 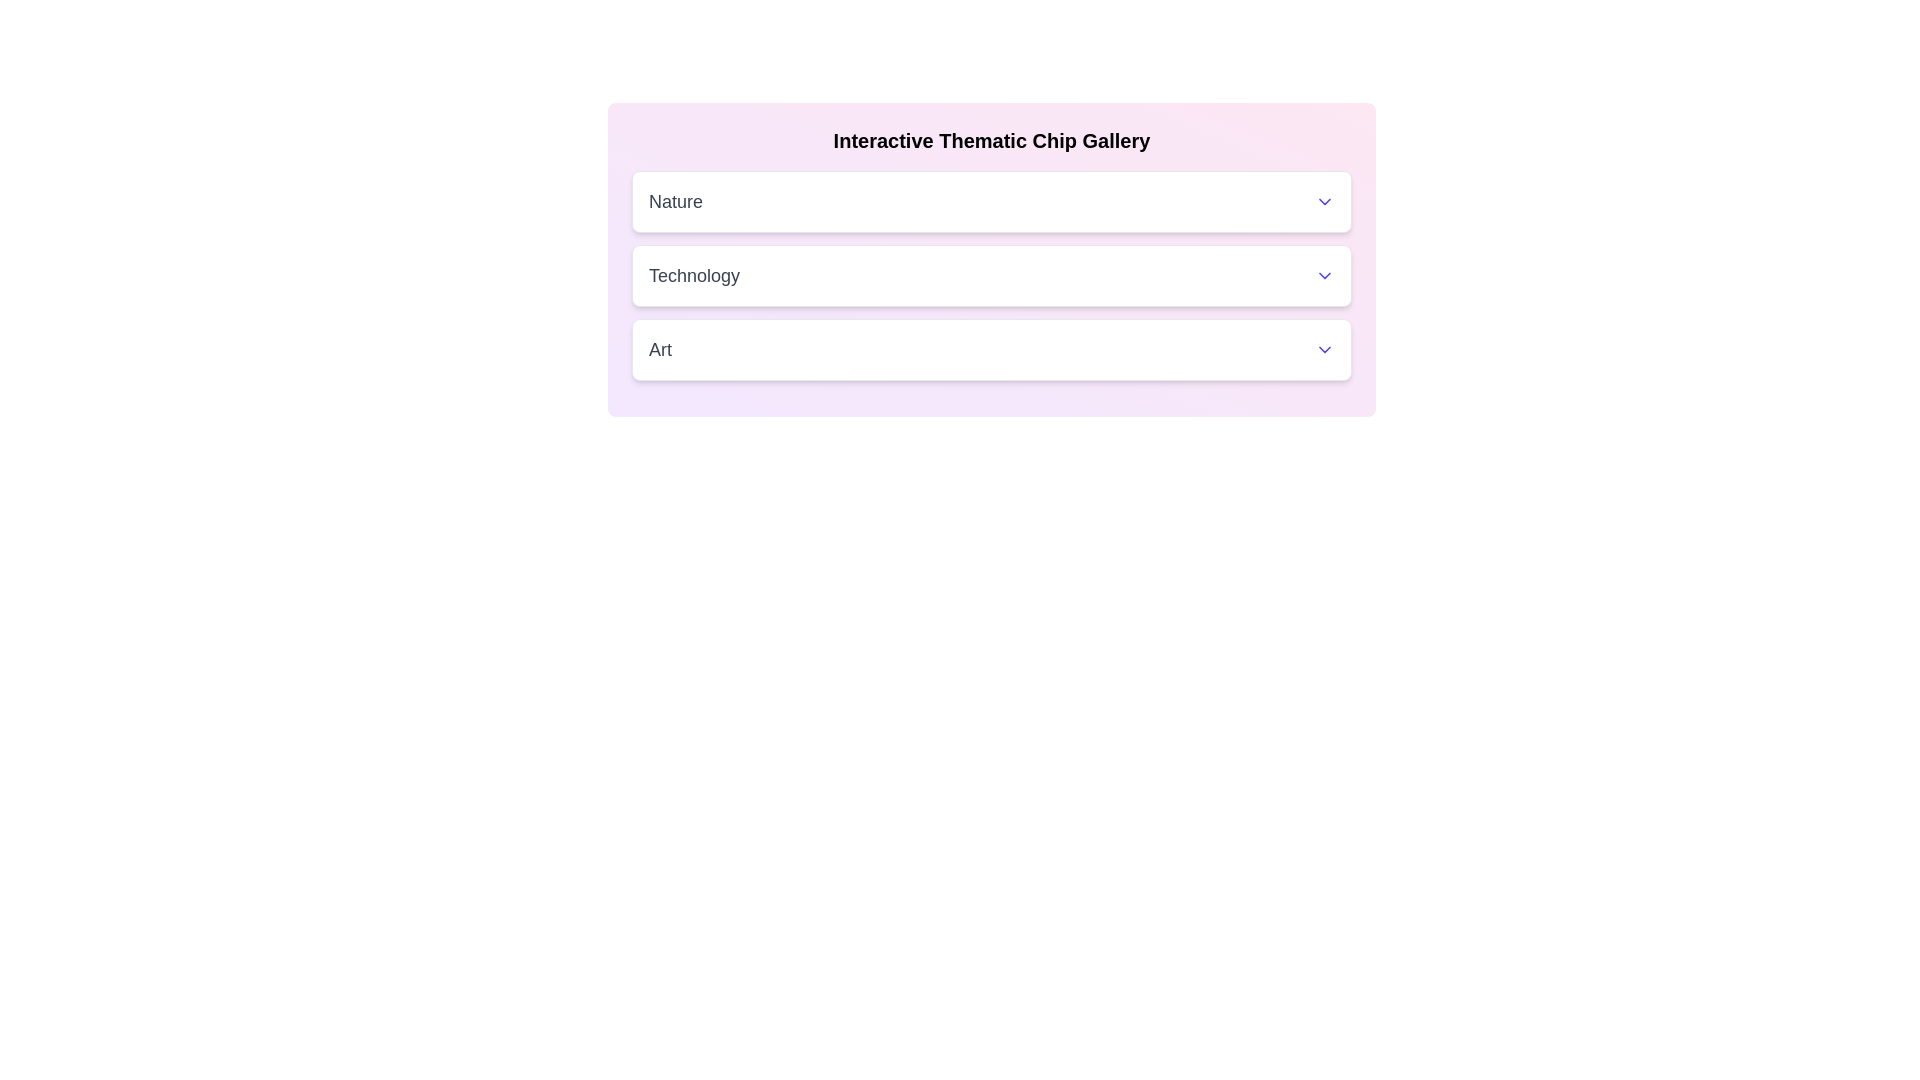 I want to click on the Technology title to expand its section, so click(x=992, y=276).